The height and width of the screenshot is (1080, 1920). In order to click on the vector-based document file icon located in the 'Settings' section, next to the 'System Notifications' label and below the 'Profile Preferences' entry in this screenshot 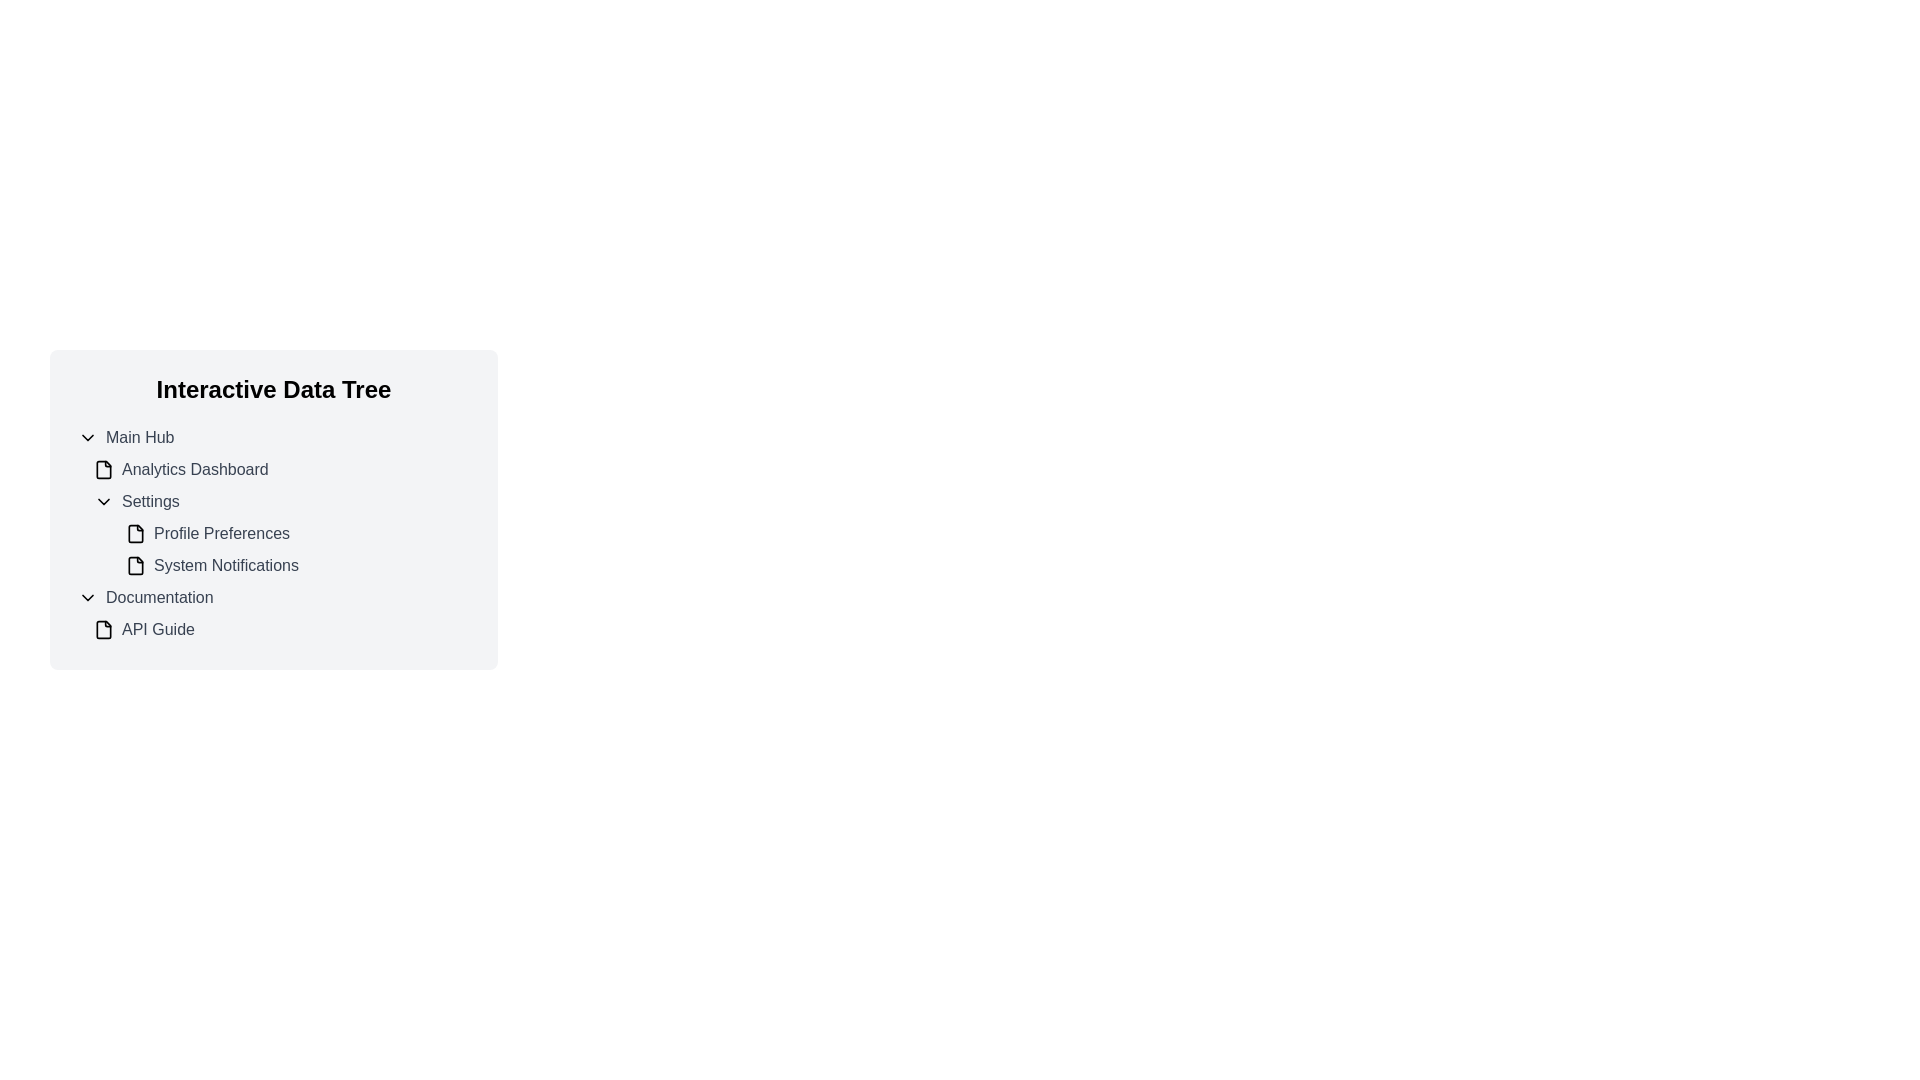, I will do `click(134, 566)`.